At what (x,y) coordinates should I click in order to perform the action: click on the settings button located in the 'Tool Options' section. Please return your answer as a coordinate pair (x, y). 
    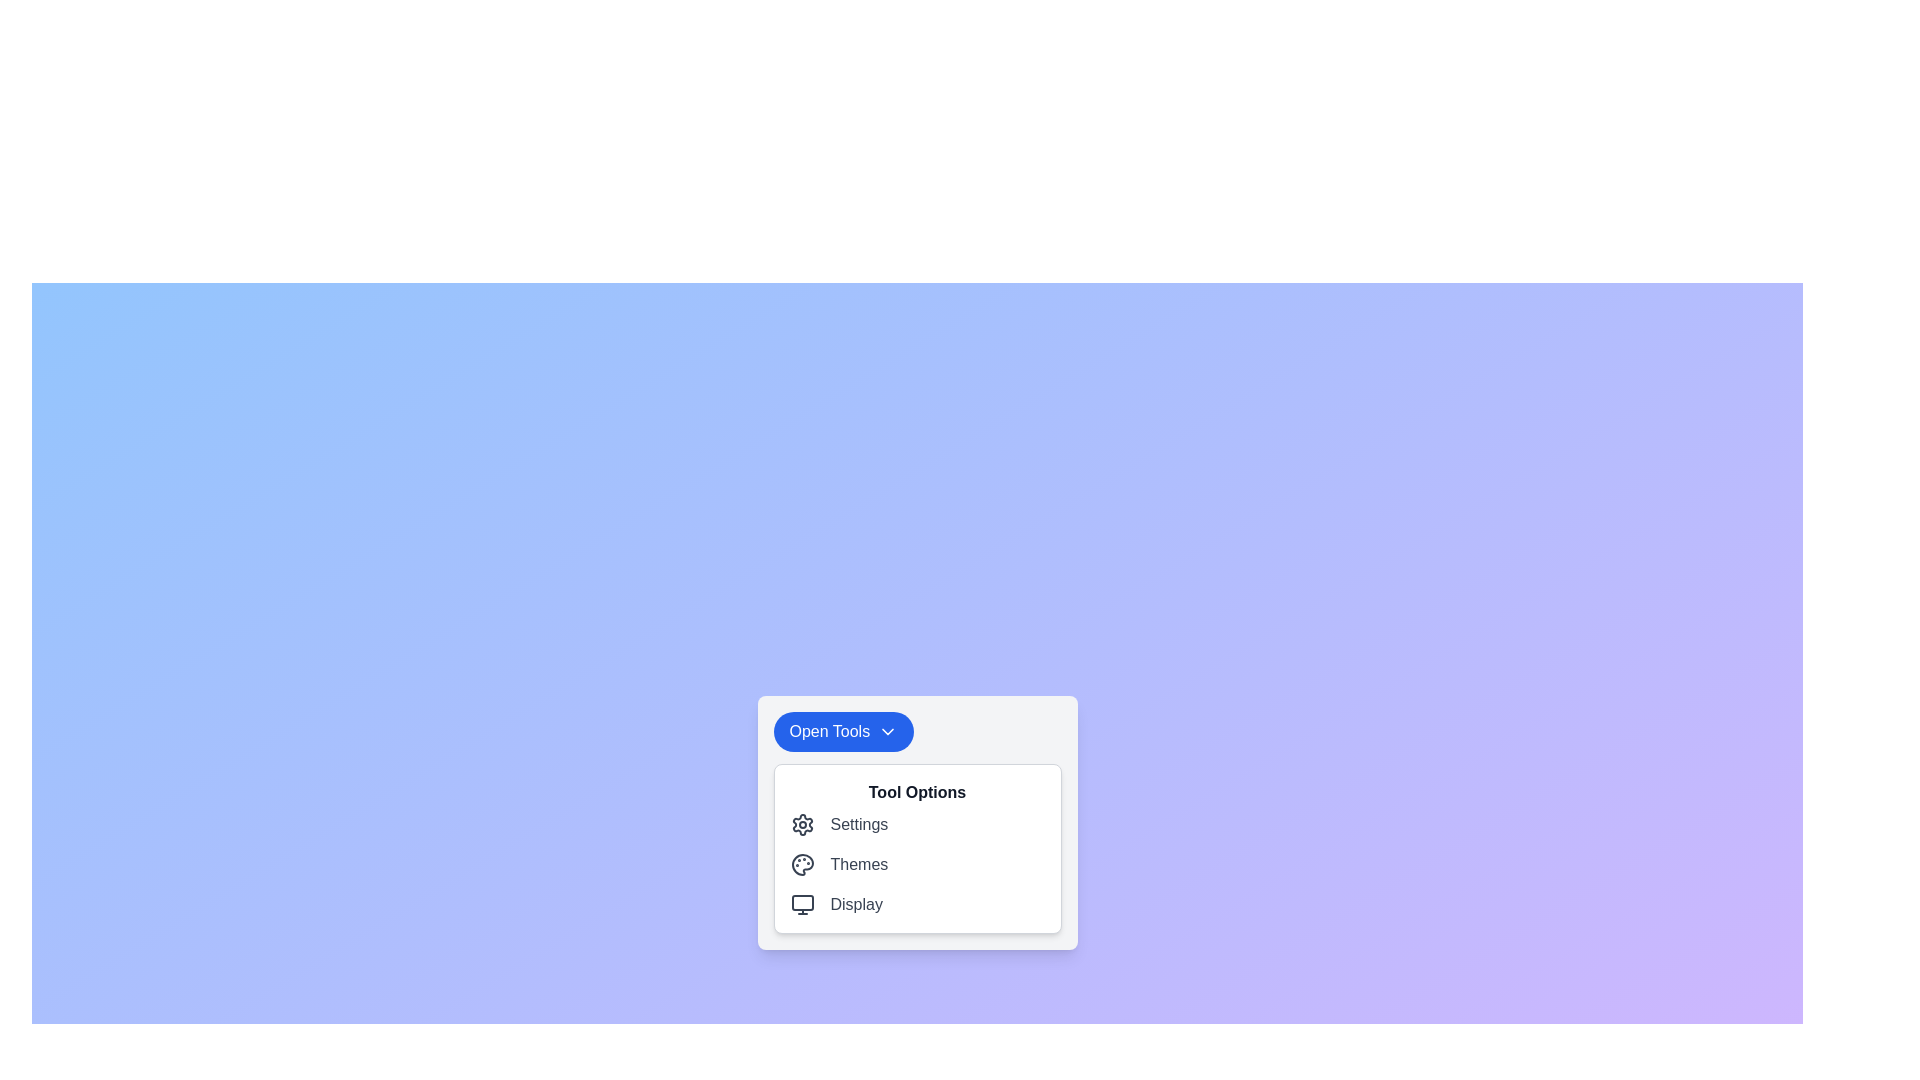
    Looking at the image, I should click on (916, 825).